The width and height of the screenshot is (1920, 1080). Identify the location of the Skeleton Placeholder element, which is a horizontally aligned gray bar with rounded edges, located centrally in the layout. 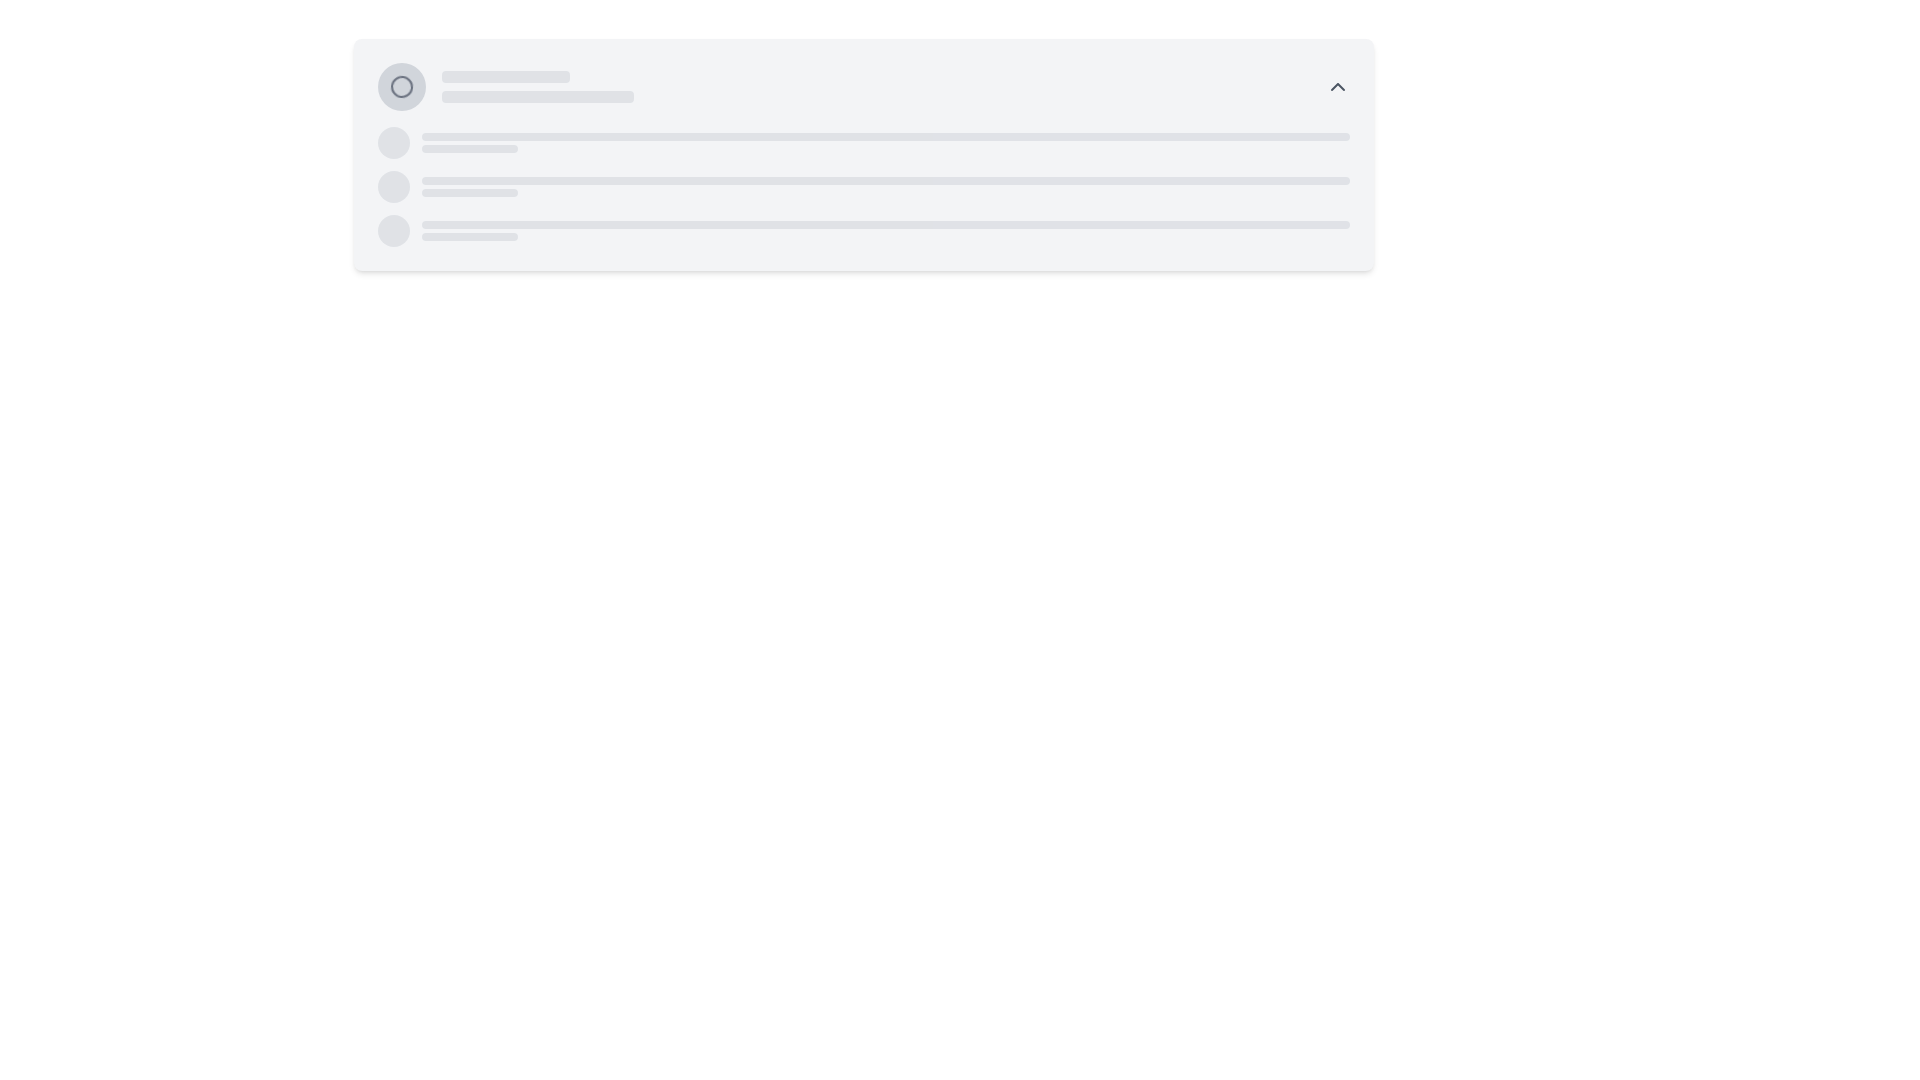
(885, 186).